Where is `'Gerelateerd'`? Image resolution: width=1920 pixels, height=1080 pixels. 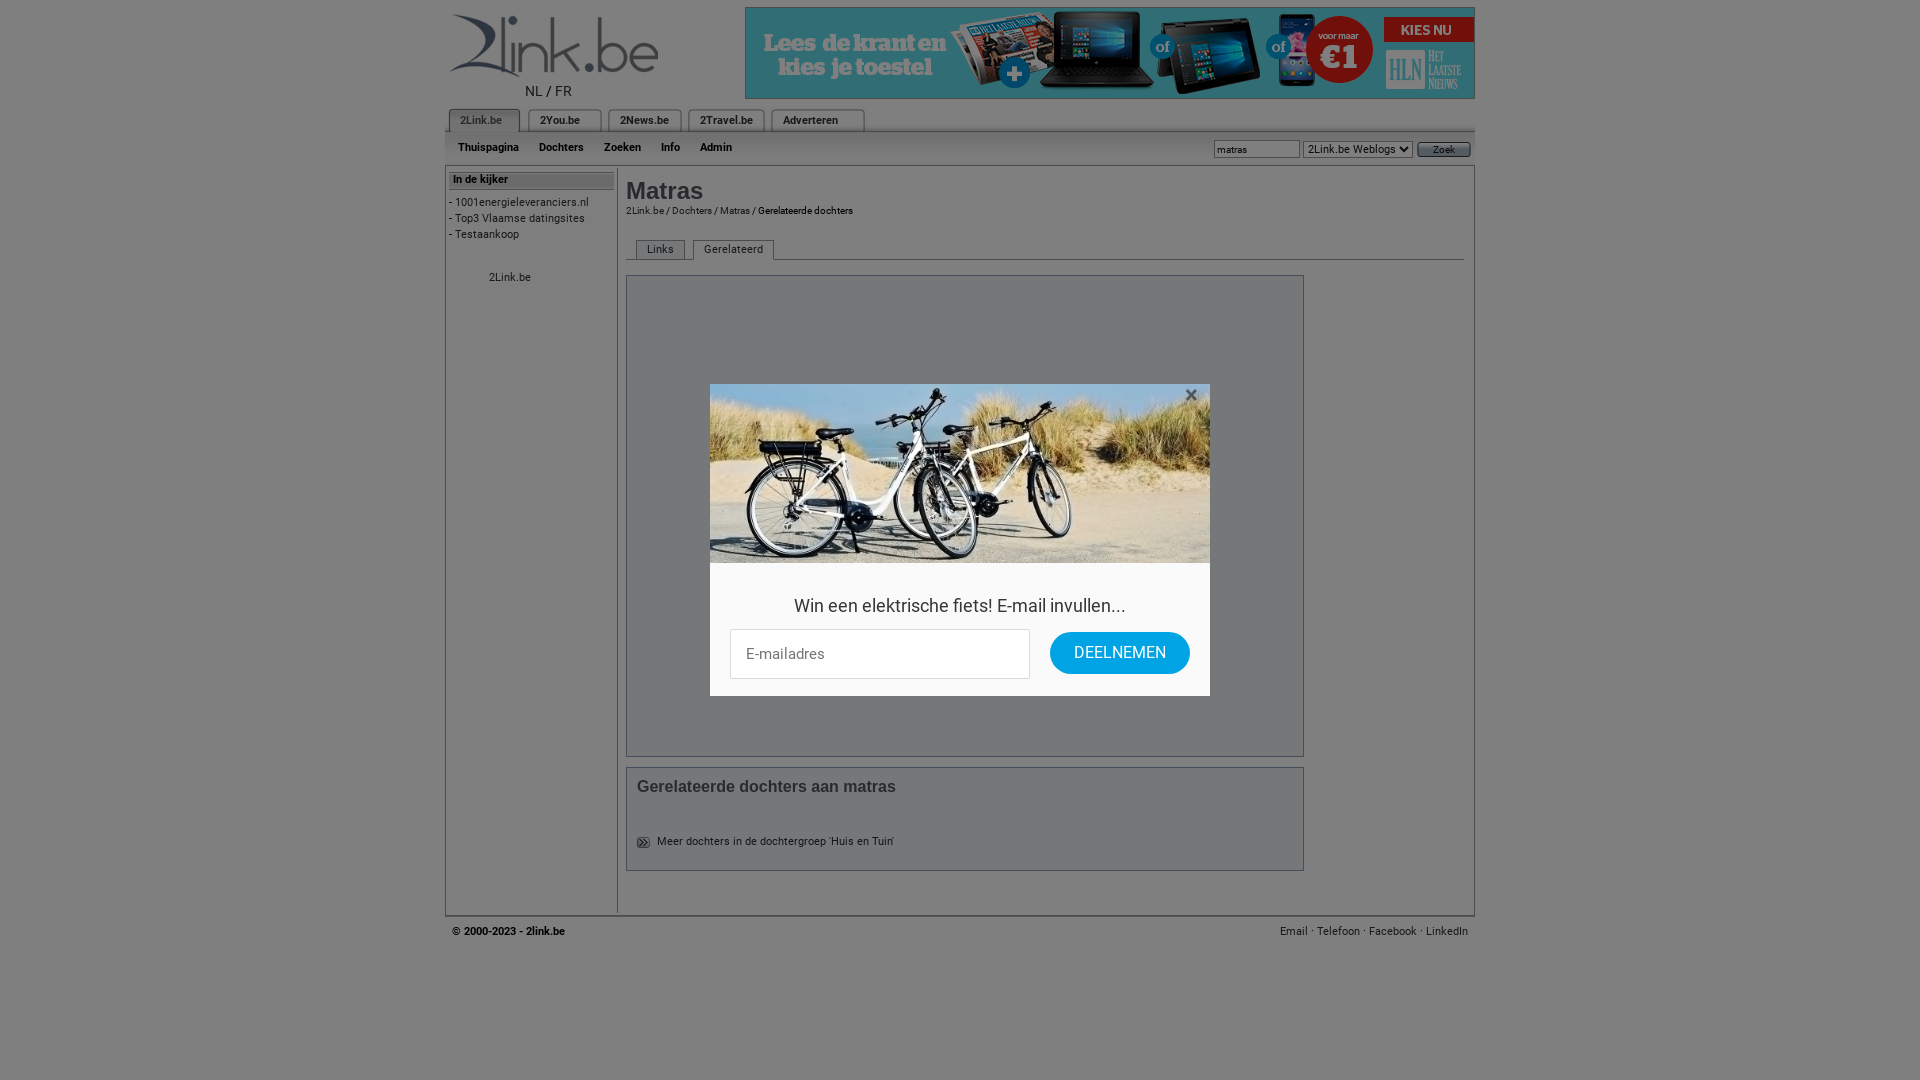 'Gerelateerd' is located at coordinates (732, 249).